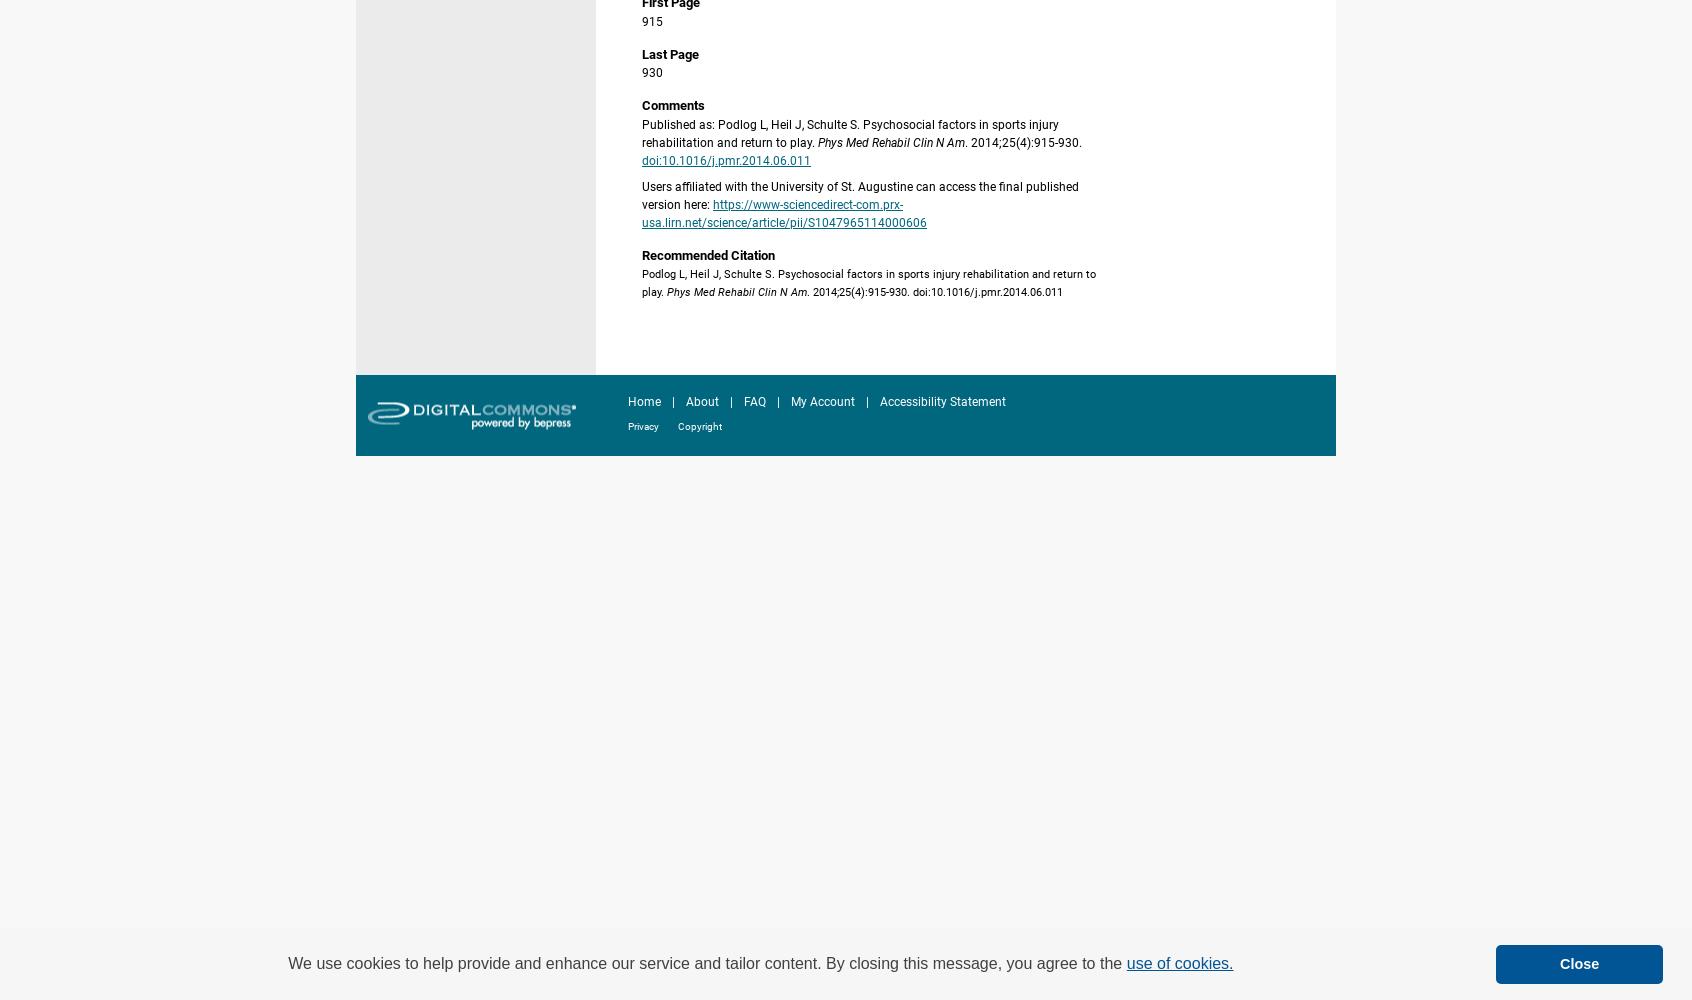 Image resolution: width=1692 pixels, height=1000 pixels. Describe the element at coordinates (725, 160) in the screenshot. I see `'doi:10.1016/j.pmr.2014.06.011'` at that location.